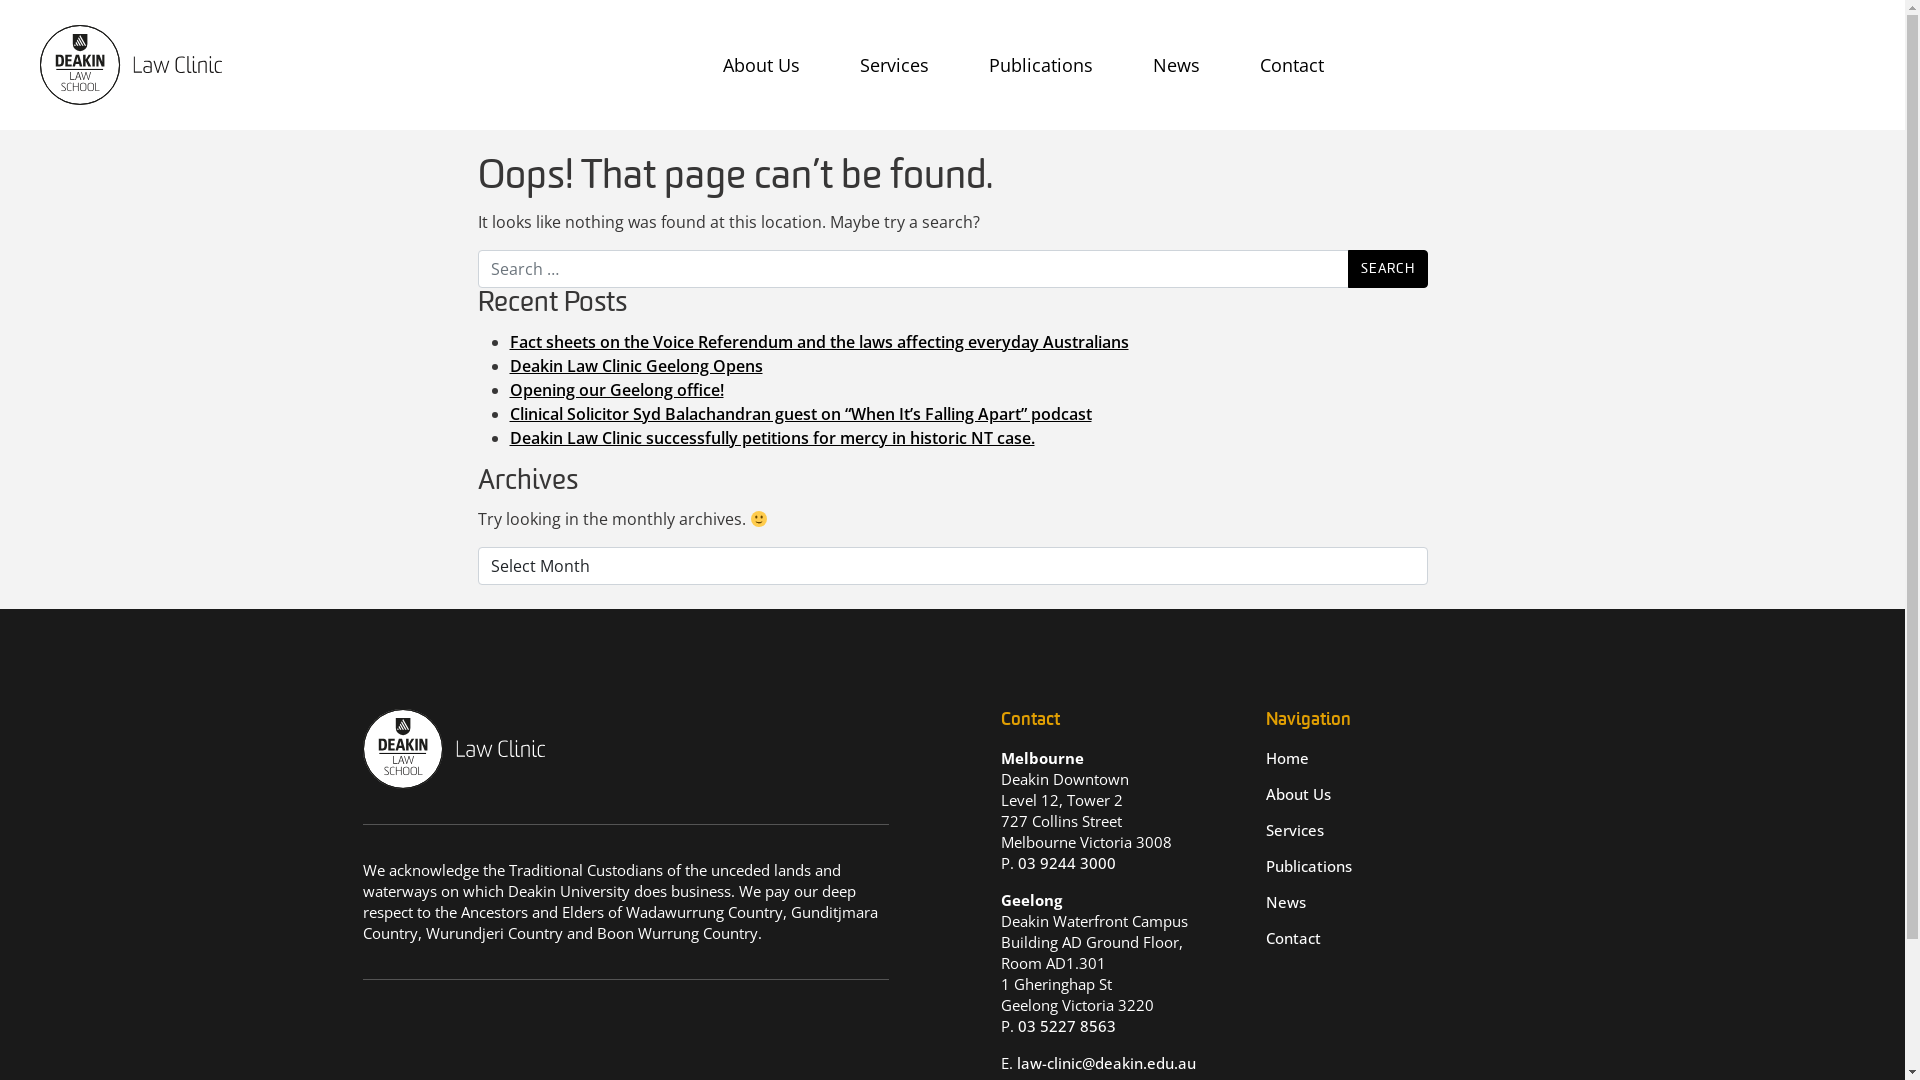  I want to click on 'law-clinic@deakin.edu.au', so click(1104, 1062).